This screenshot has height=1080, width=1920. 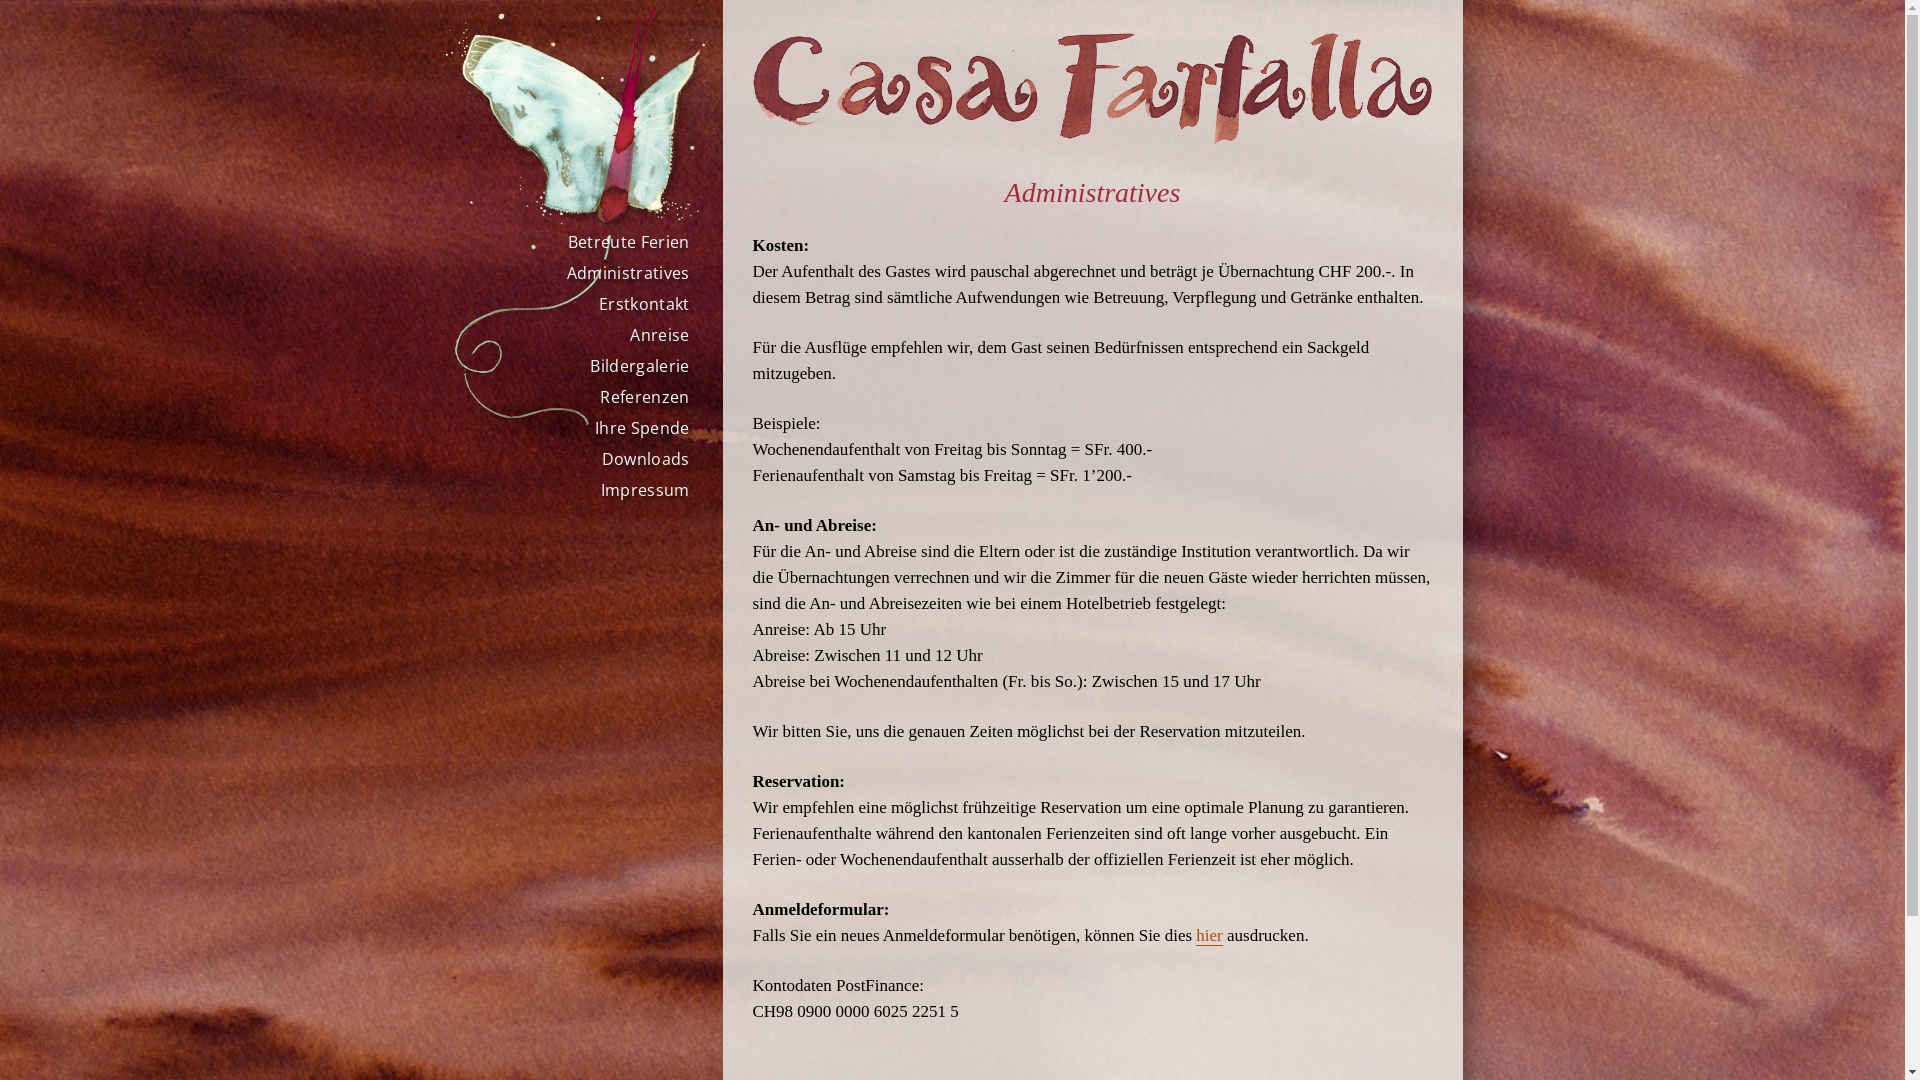 What do you see at coordinates (1195, 936) in the screenshot?
I see `'hier'` at bounding box center [1195, 936].